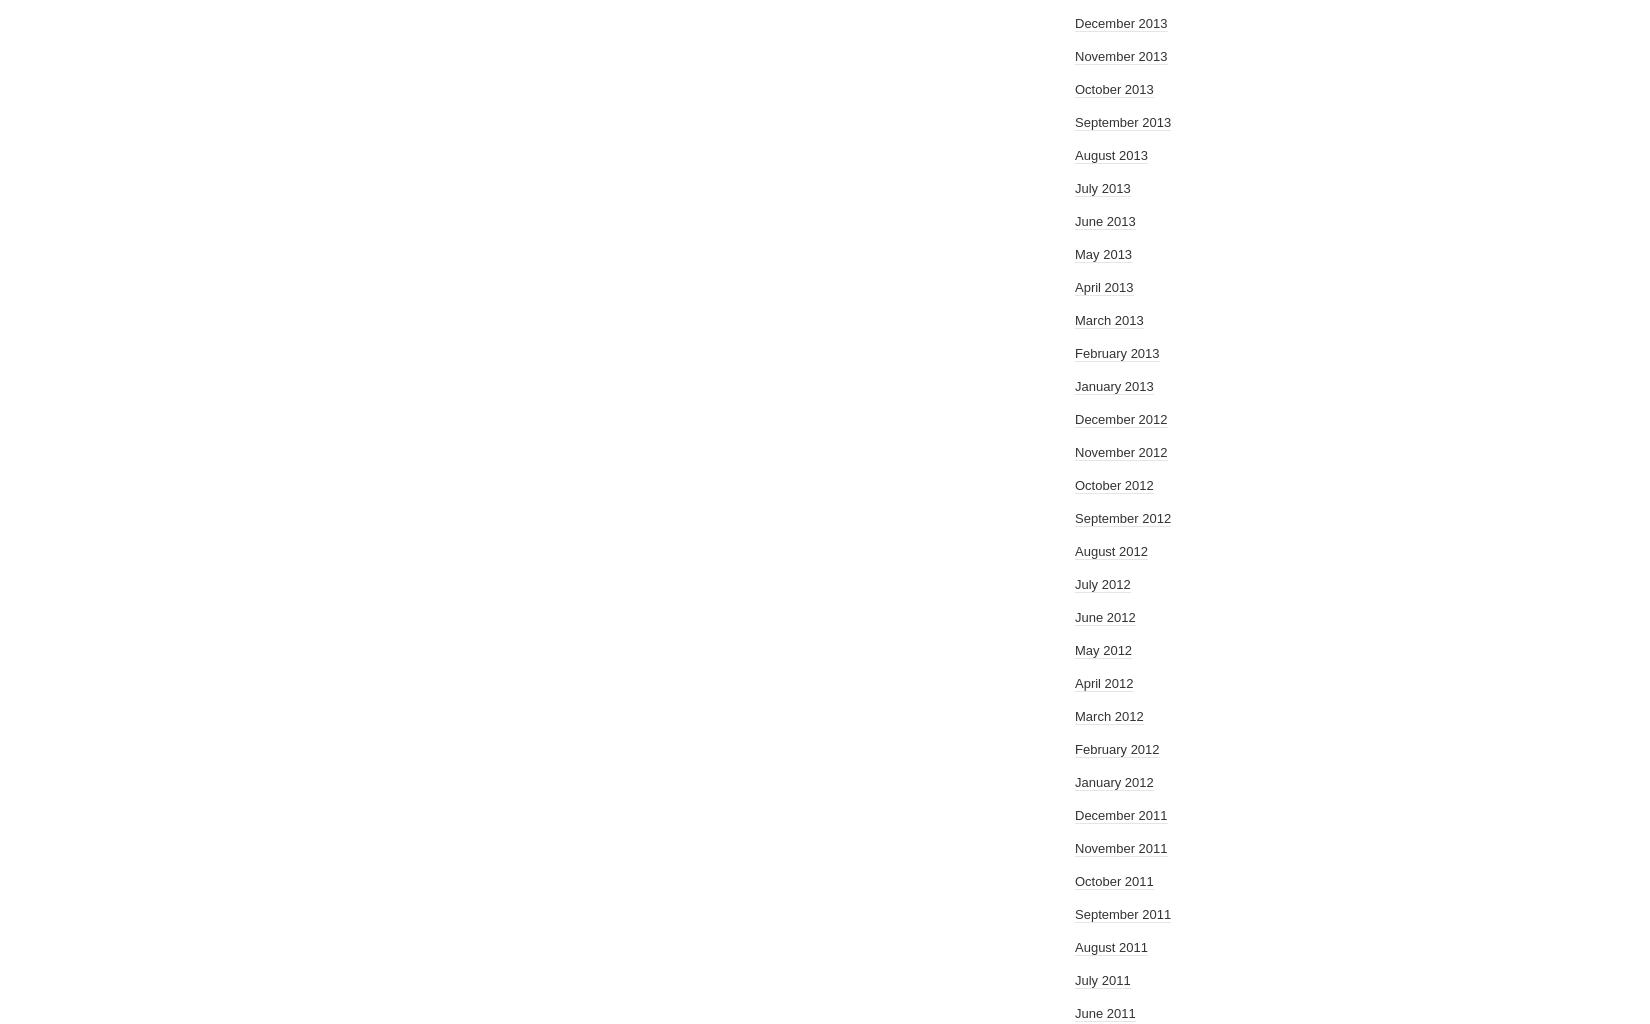 This screenshot has width=1650, height=1024. What do you see at coordinates (1111, 947) in the screenshot?
I see `'August 2011'` at bounding box center [1111, 947].